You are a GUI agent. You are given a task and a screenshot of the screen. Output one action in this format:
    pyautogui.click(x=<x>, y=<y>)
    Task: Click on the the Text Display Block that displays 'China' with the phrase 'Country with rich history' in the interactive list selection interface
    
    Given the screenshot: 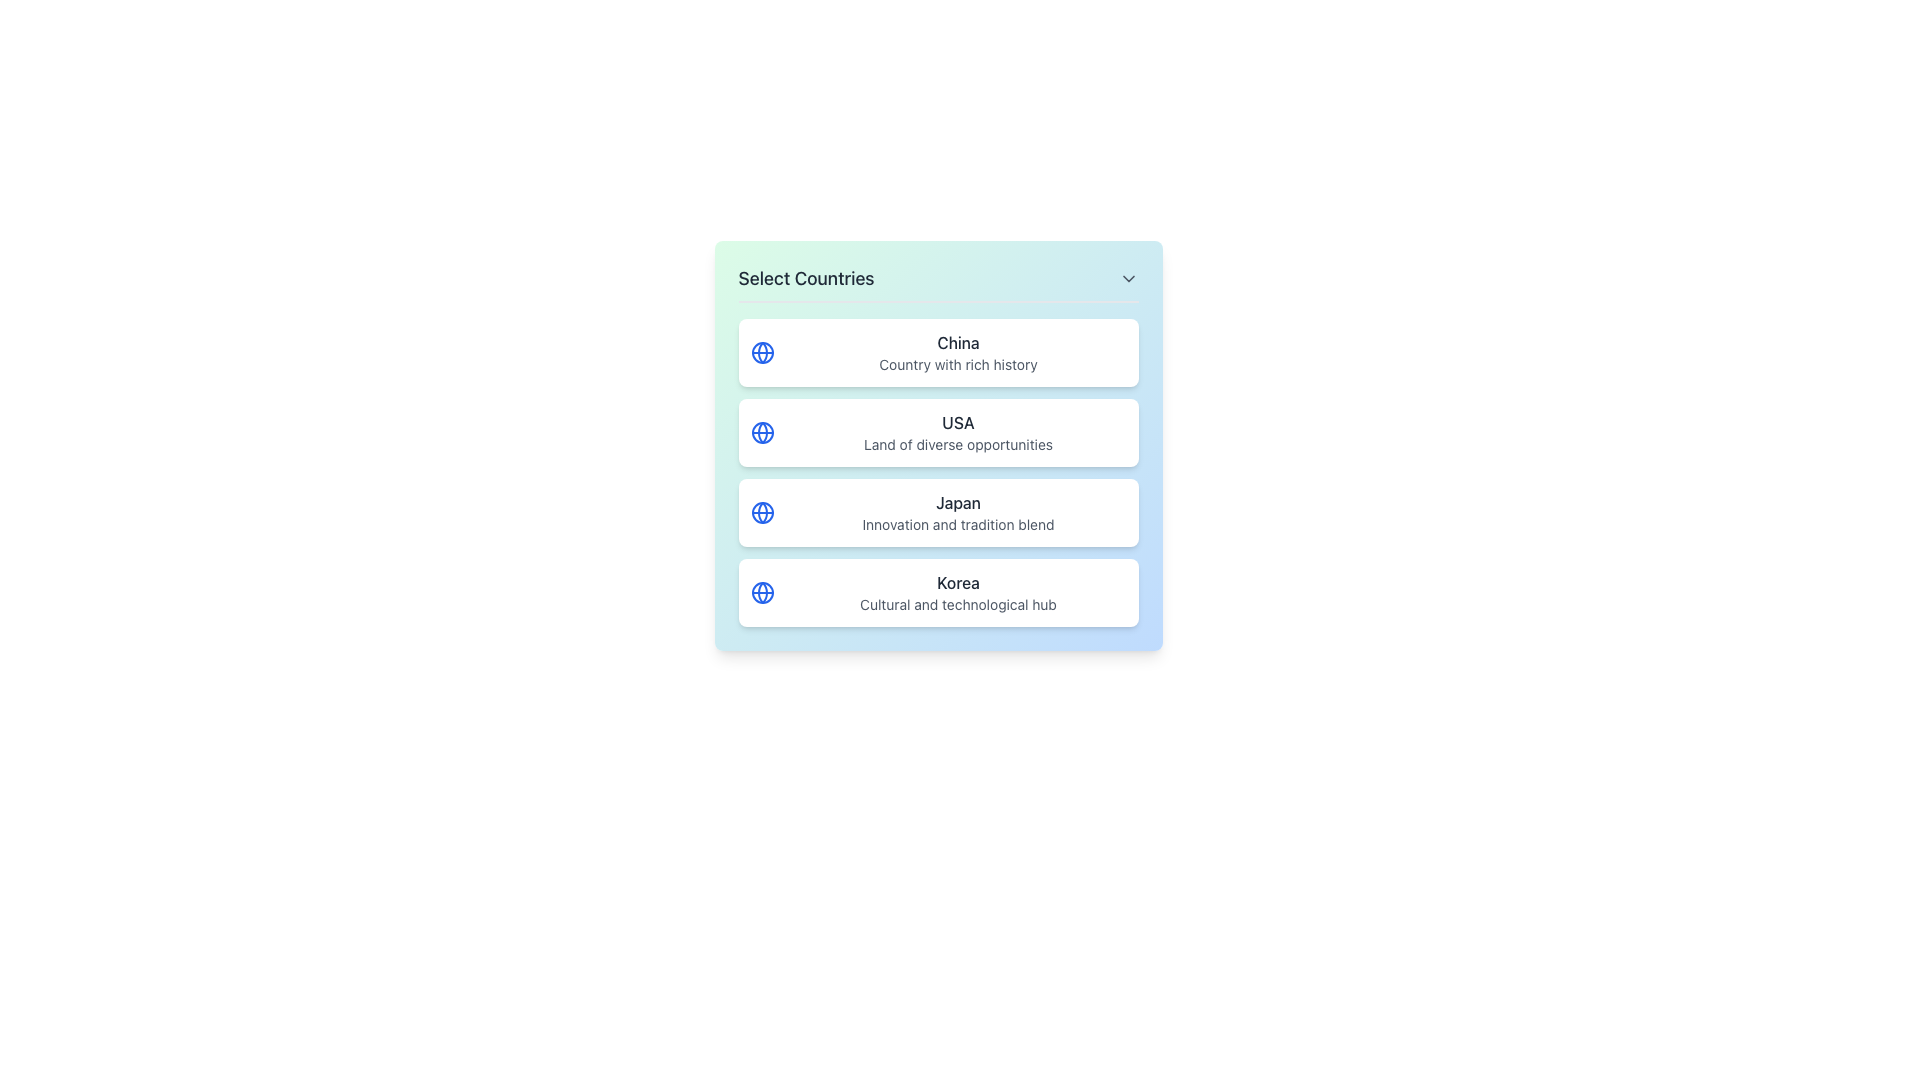 What is the action you would take?
    pyautogui.click(x=957, y=352)
    